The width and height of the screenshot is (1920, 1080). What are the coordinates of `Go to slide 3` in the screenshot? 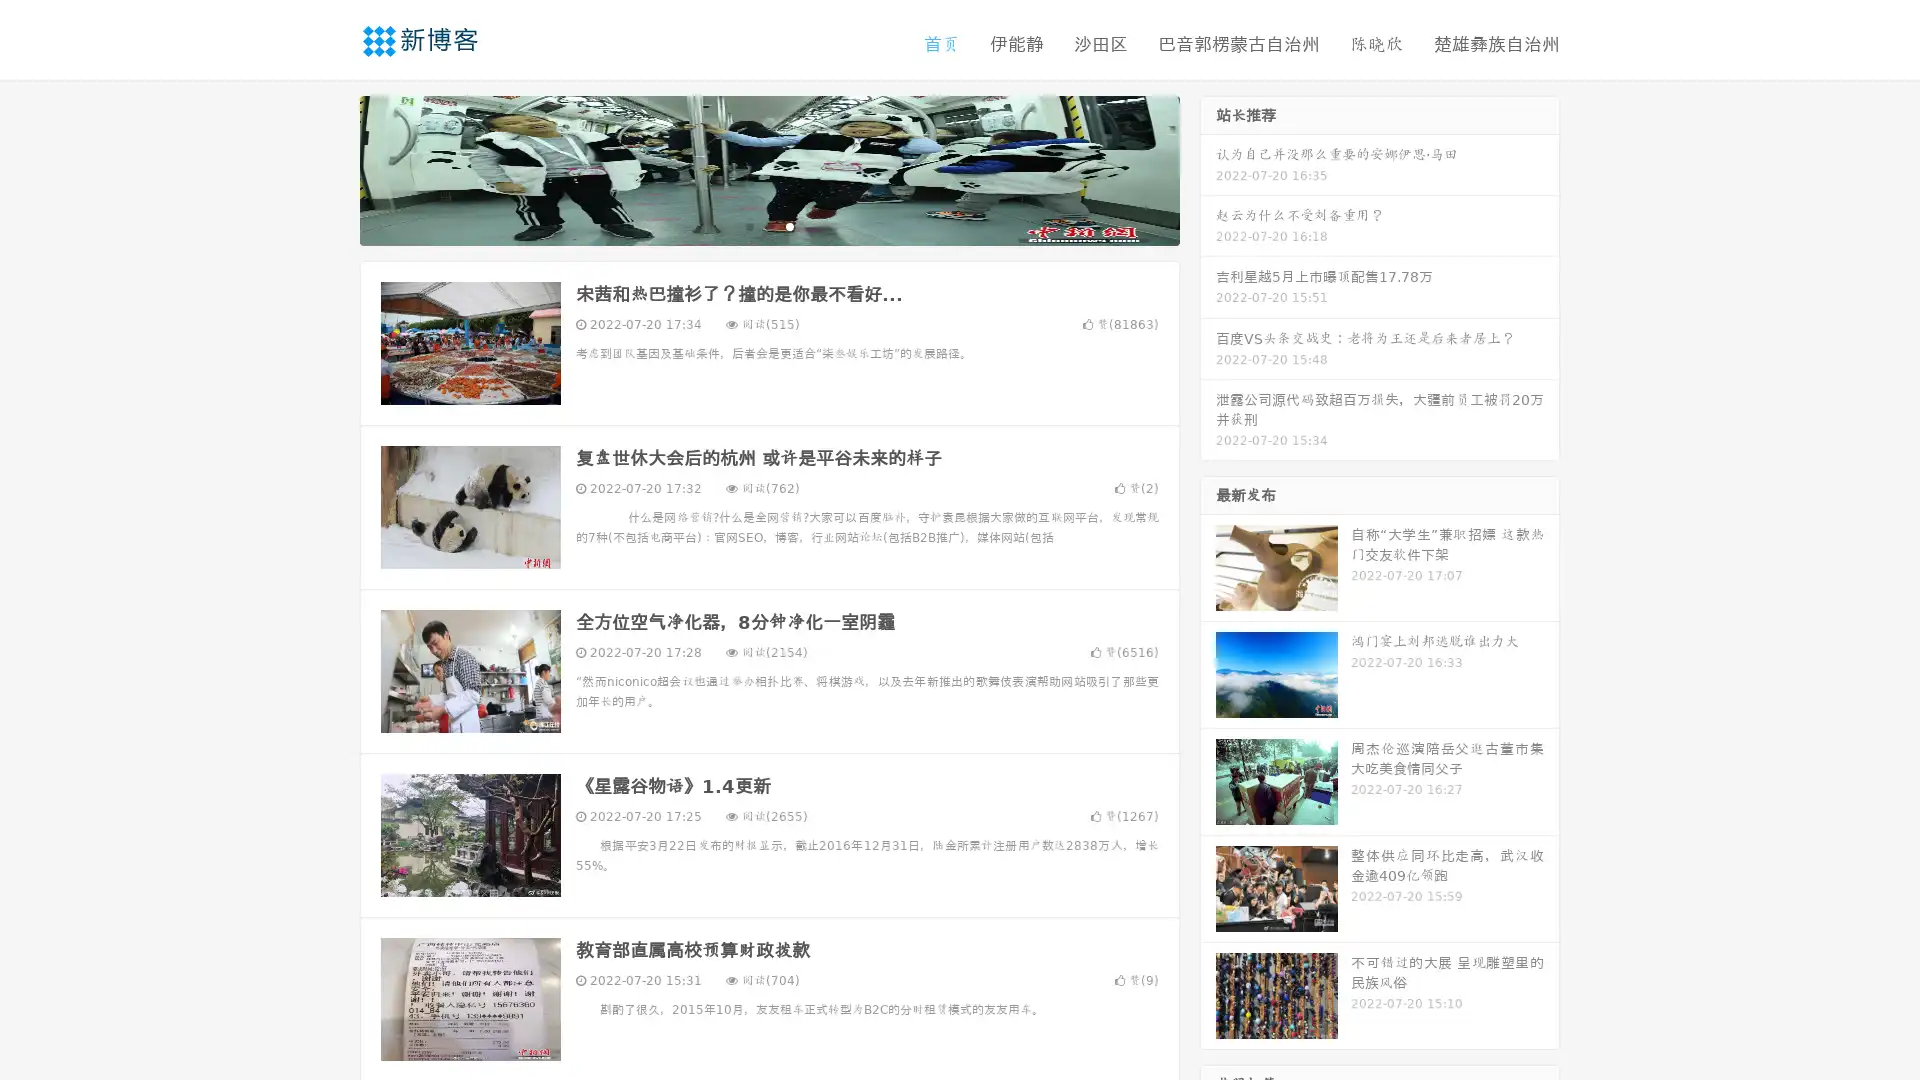 It's located at (789, 225).